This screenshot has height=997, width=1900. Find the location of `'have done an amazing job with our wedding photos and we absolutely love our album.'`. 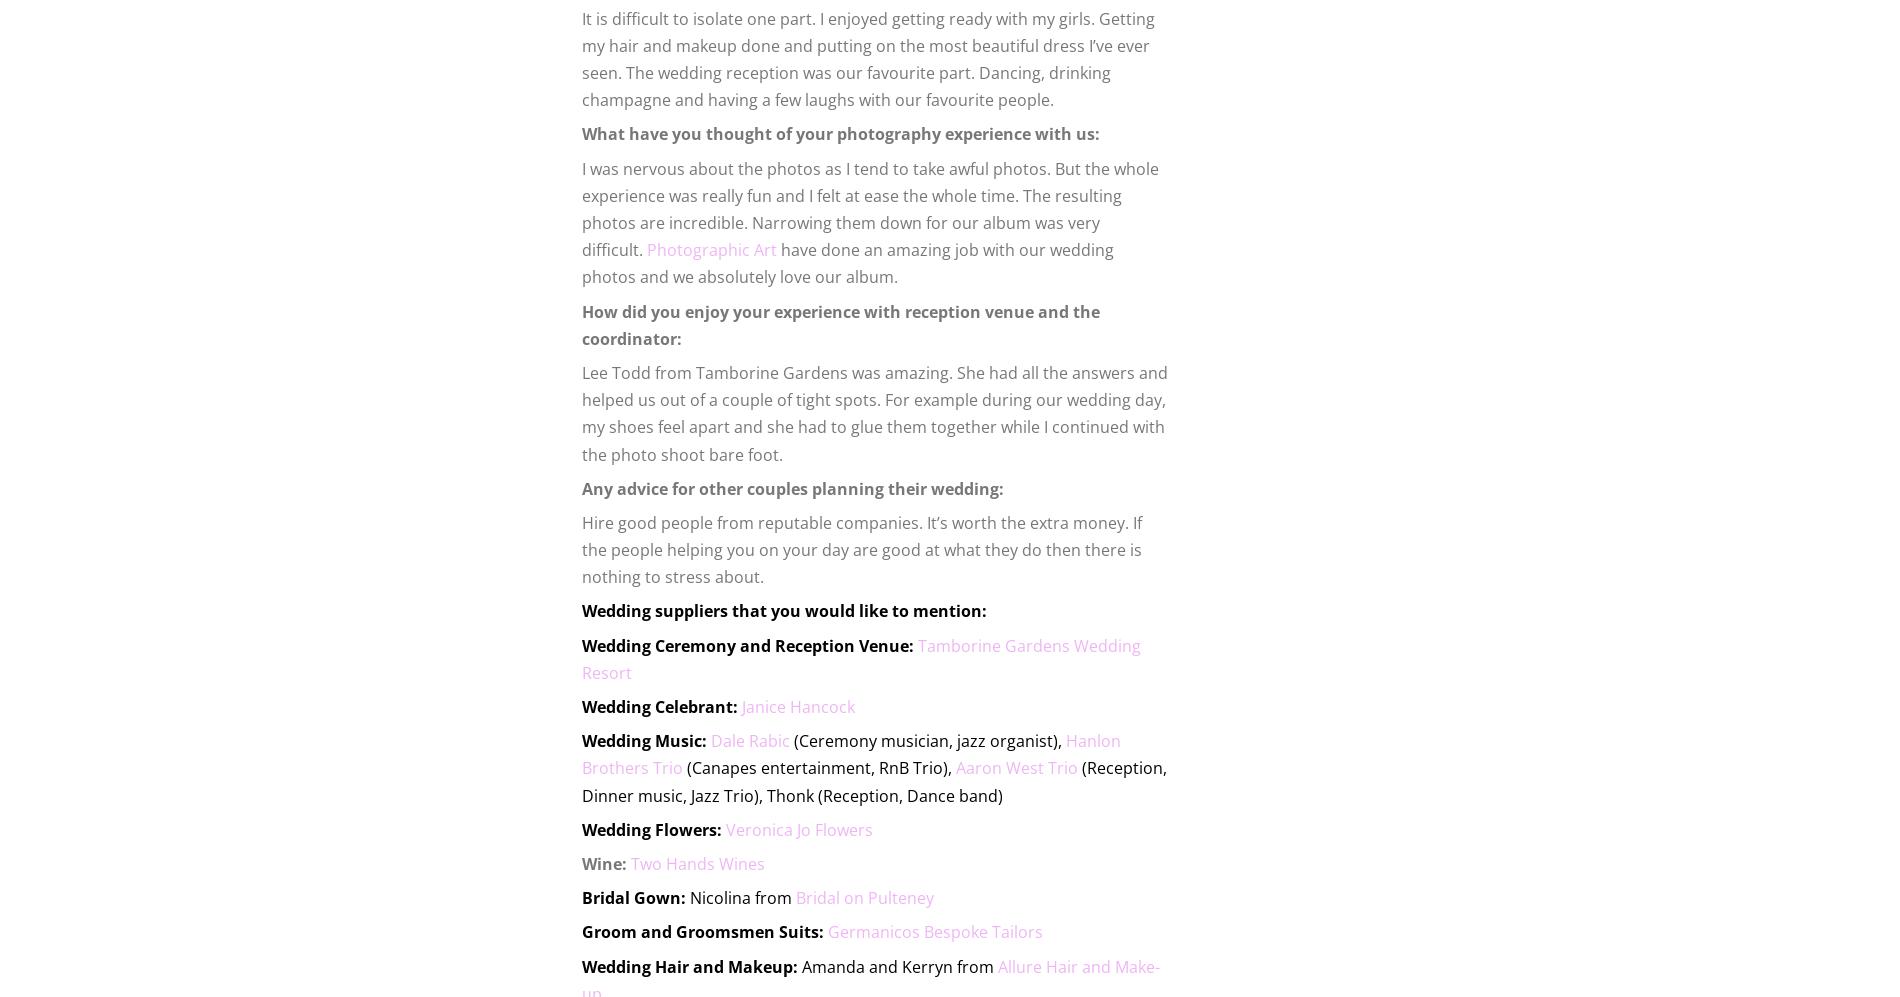

'have done an amazing job with our wedding photos and we absolutely love our album.' is located at coordinates (846, 262).